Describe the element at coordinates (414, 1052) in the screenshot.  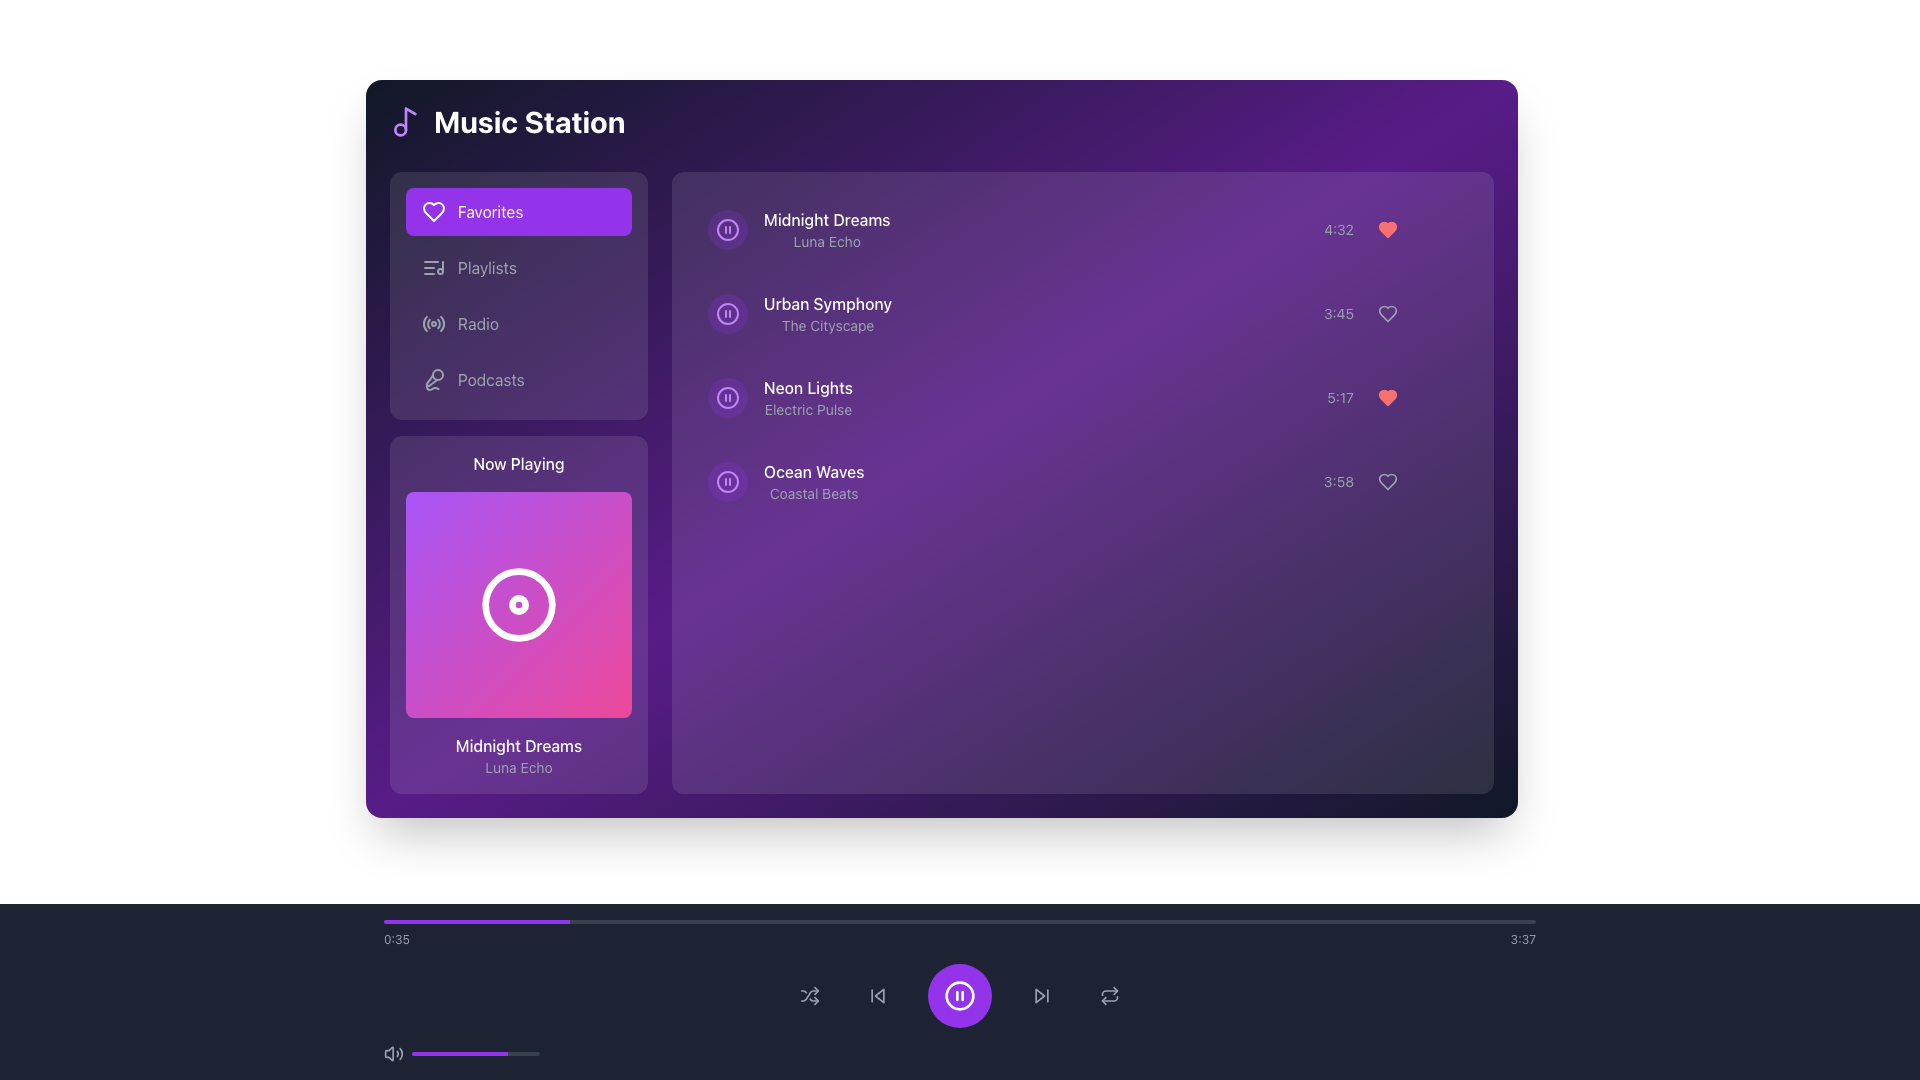
I see `the slider value` at that location.